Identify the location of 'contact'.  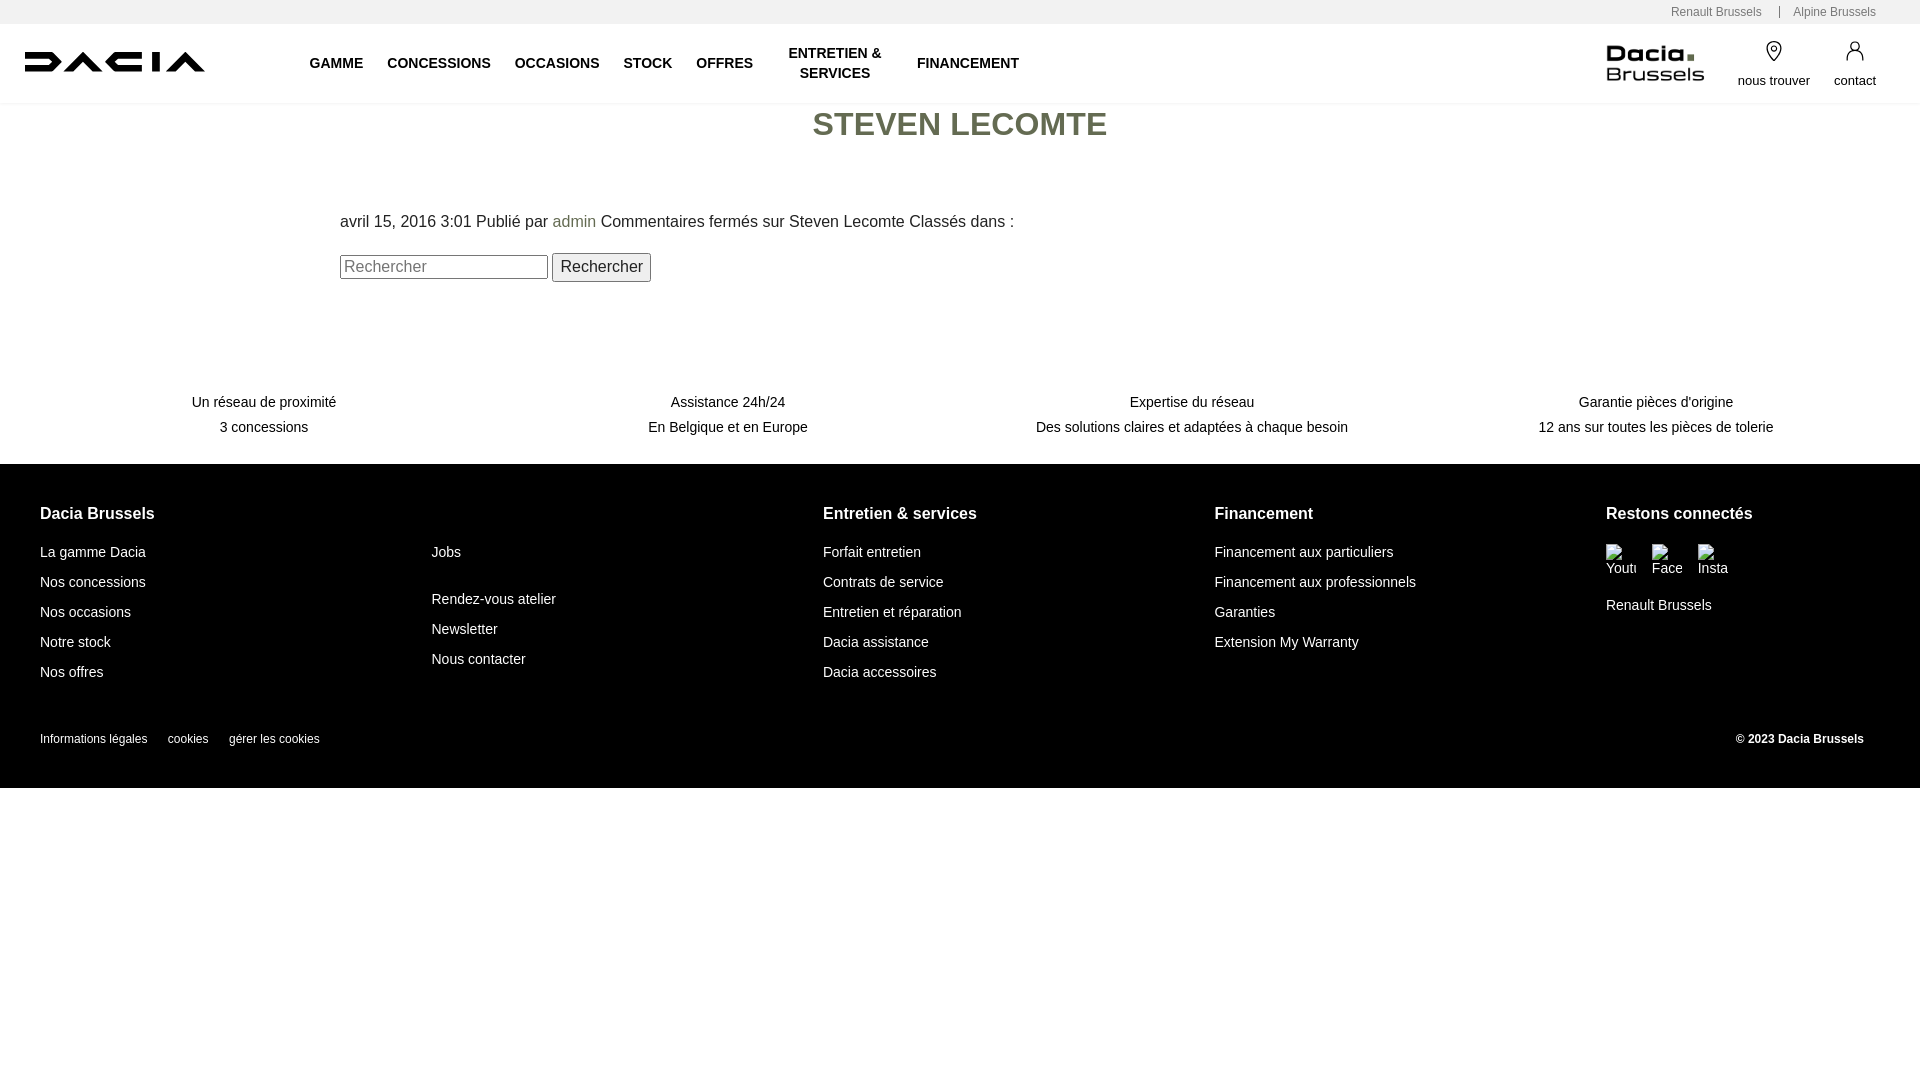
(1853, 61).